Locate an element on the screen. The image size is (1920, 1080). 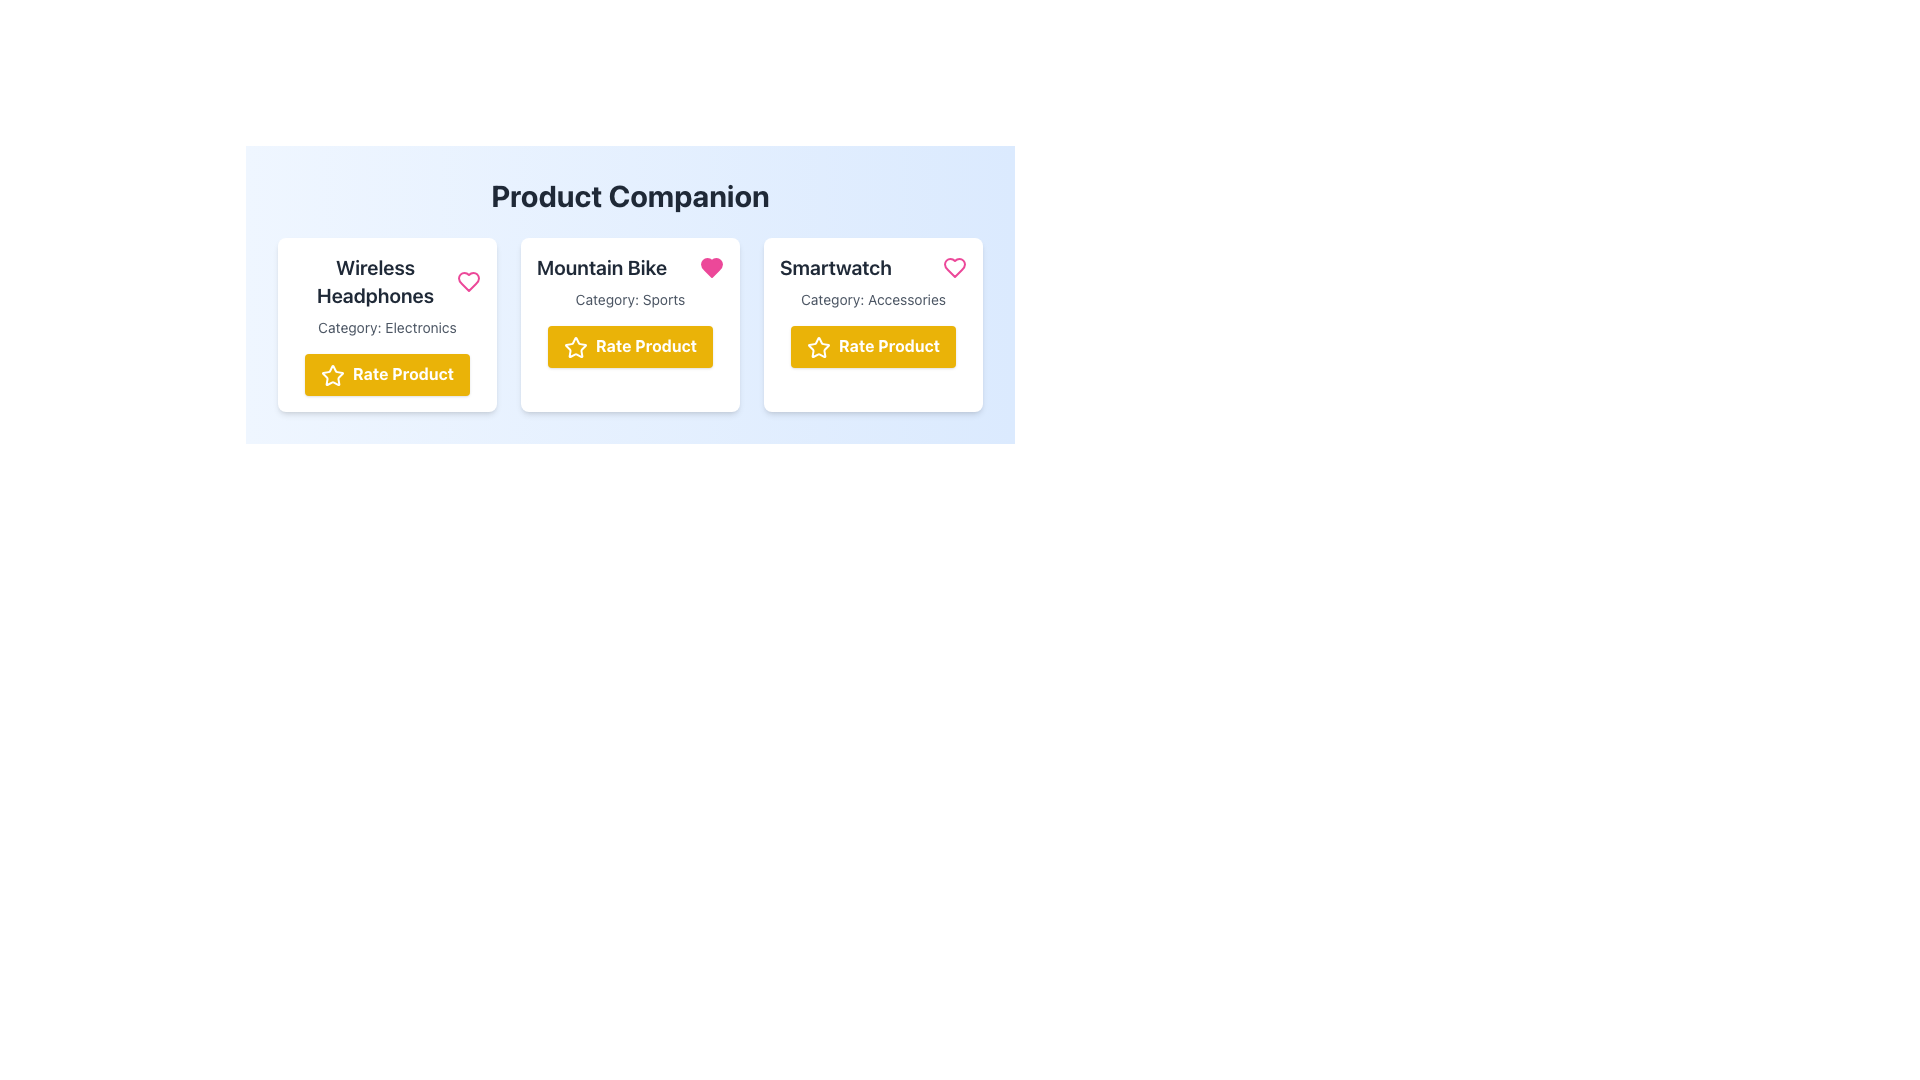
the 'Rate Product' button, which is the third button in the row under the 'Product Companion' heading, located at the bottom of the 'Smartwatch' card is located at coordinates (873, 345).